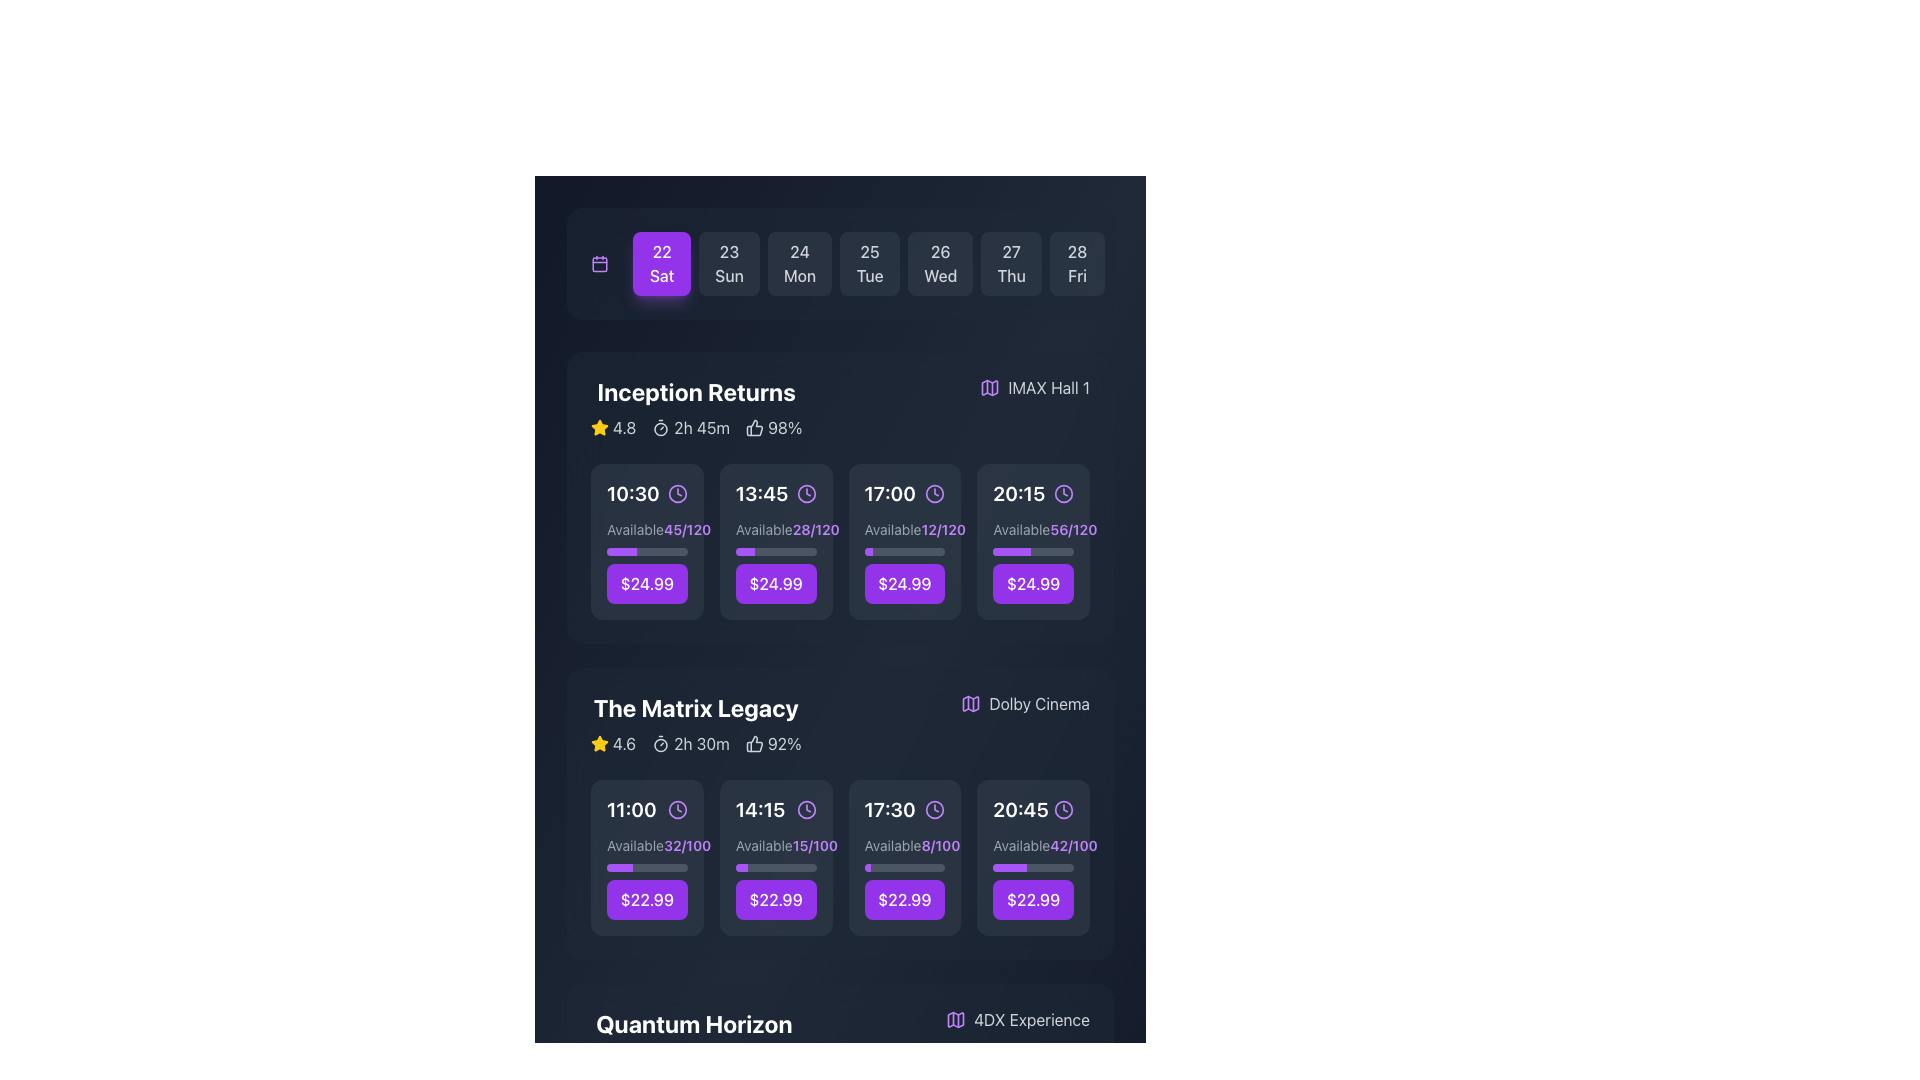 The image size is (1920, 1080). Describe the element at coordinates (903, 542) in the screenshot. I see `the button with rounded corners and a purple background that reads 'Select Seats' to potentially reveal a tooltip or effect` at that location.